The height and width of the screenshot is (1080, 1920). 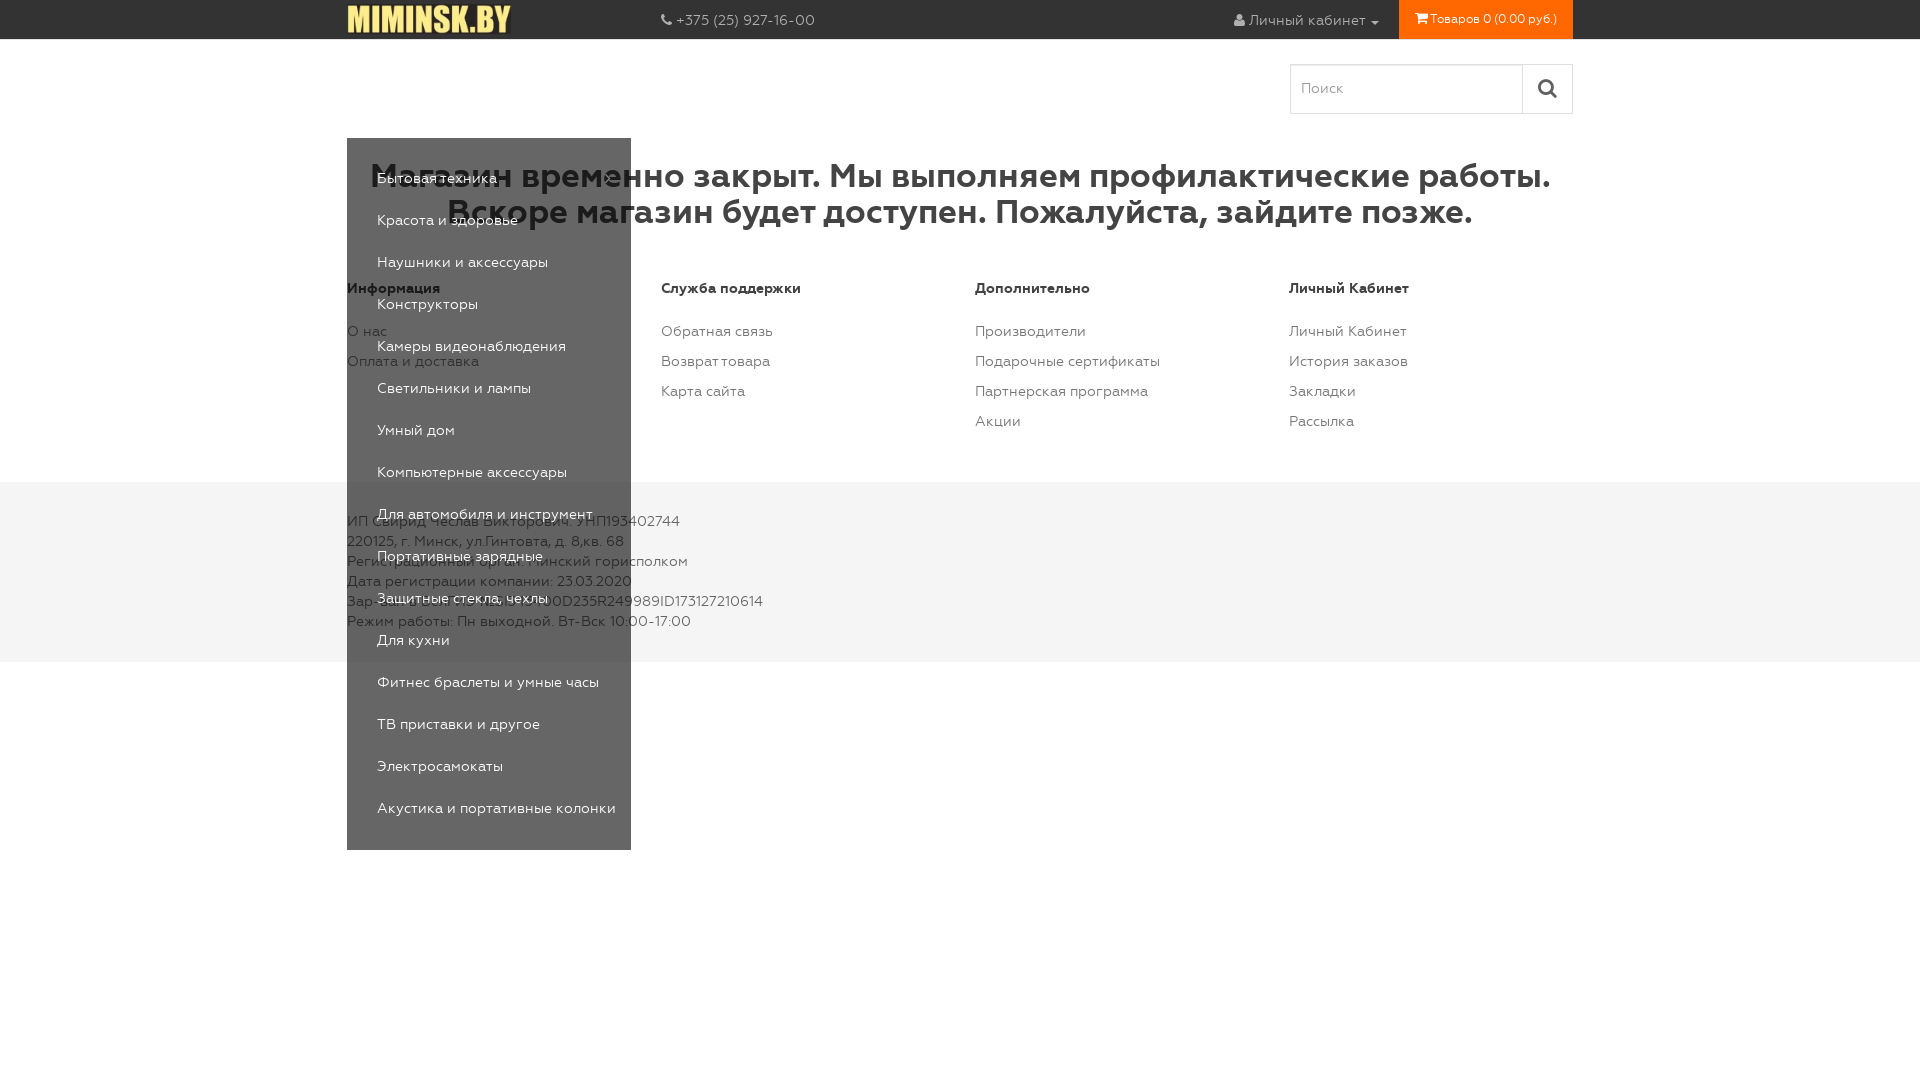 I want to click on 'Miminsk.by', so click(x=427, y=19).